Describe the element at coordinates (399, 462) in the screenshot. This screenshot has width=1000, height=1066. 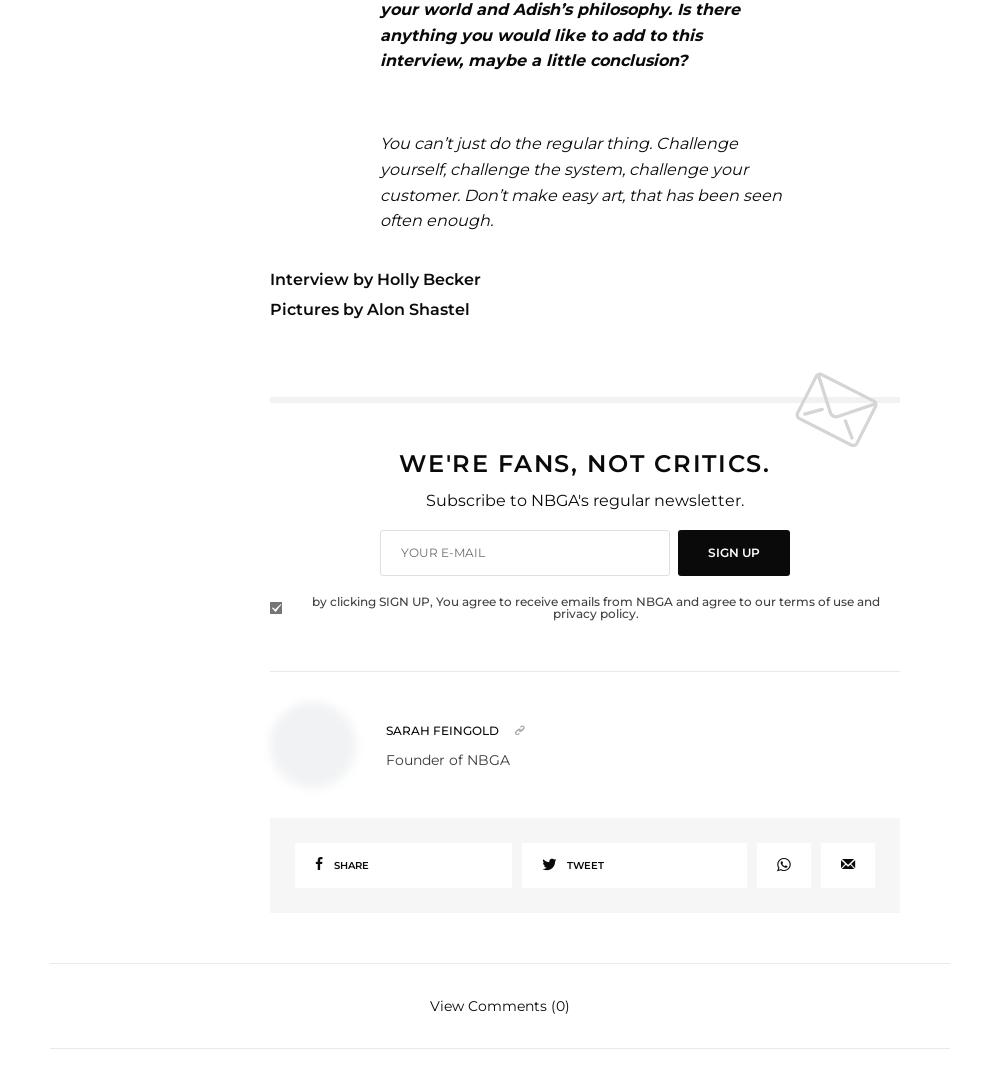
I see `'We're fans, not critics.'` at that location.